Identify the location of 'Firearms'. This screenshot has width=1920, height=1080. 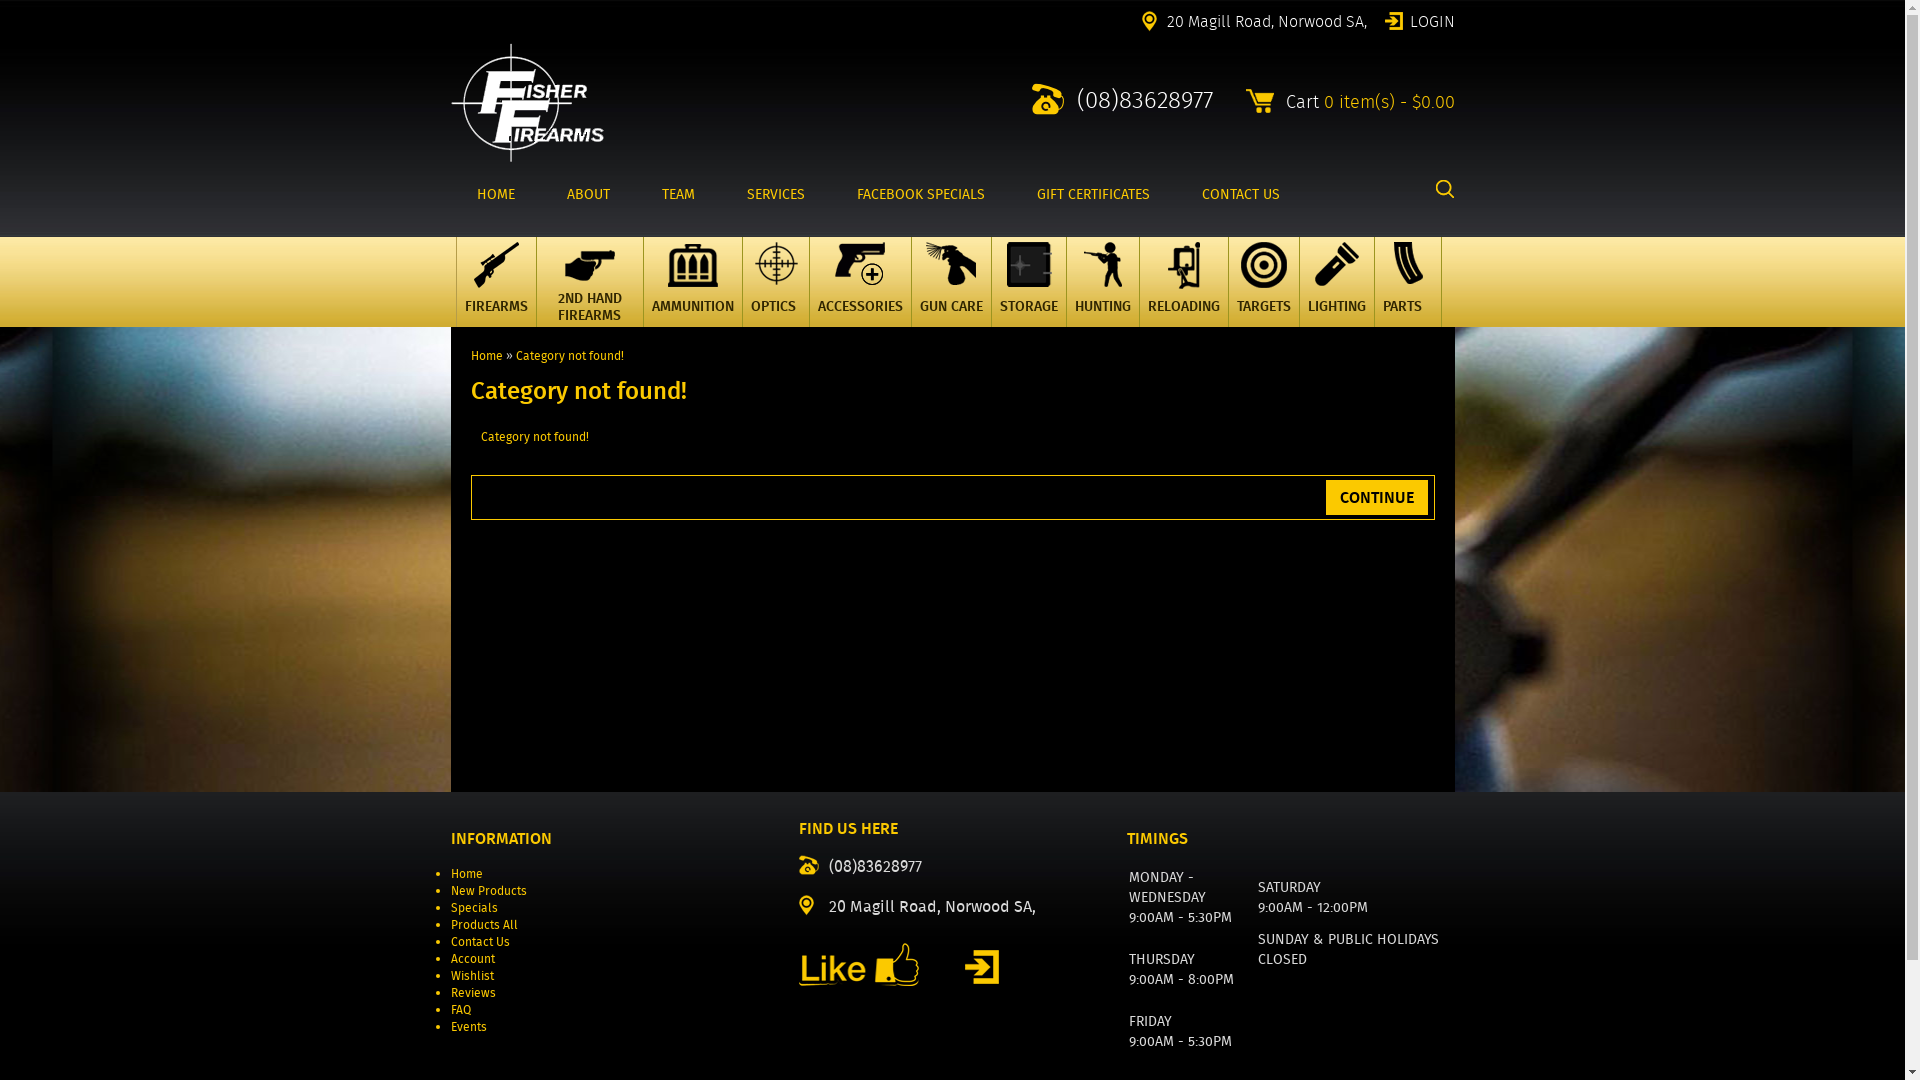
(495, 294).